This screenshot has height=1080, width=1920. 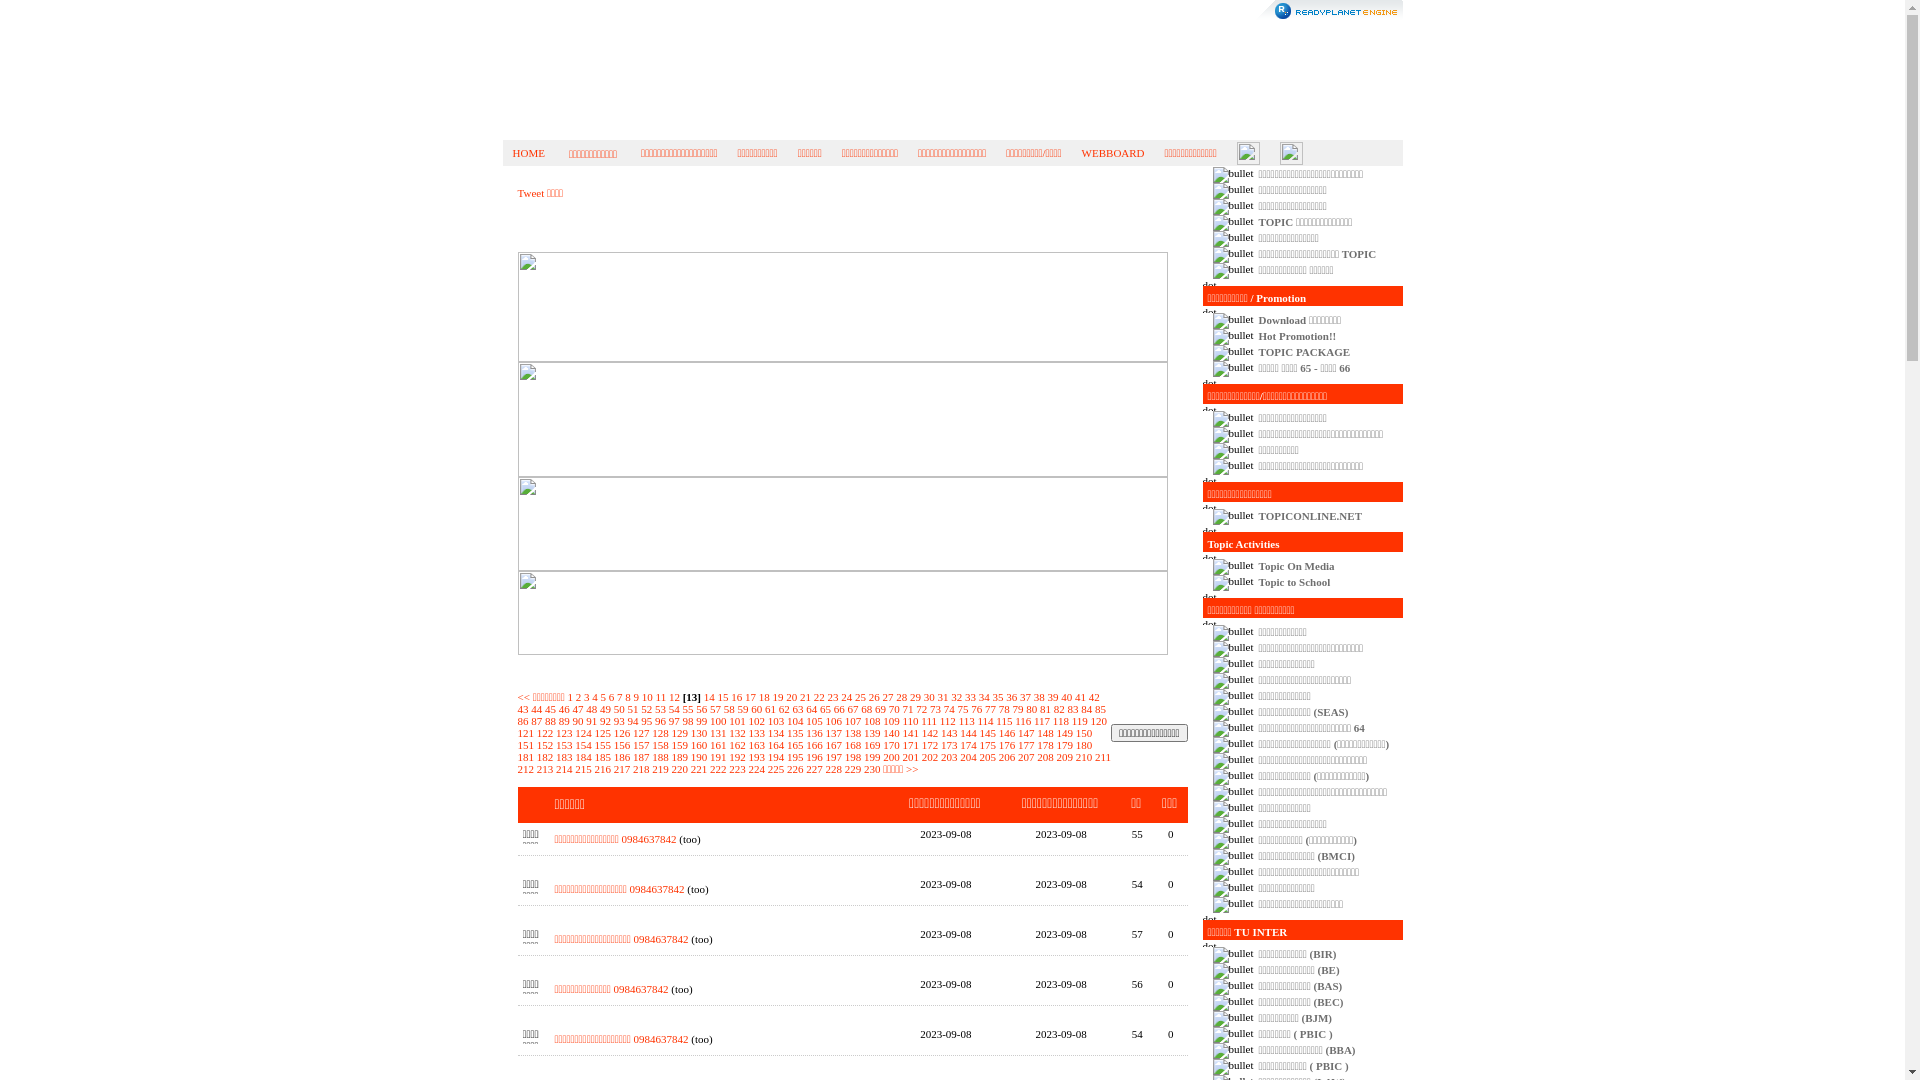 I want to click on 'TOPICONLINE.NET', so click(x=1310, y=515).